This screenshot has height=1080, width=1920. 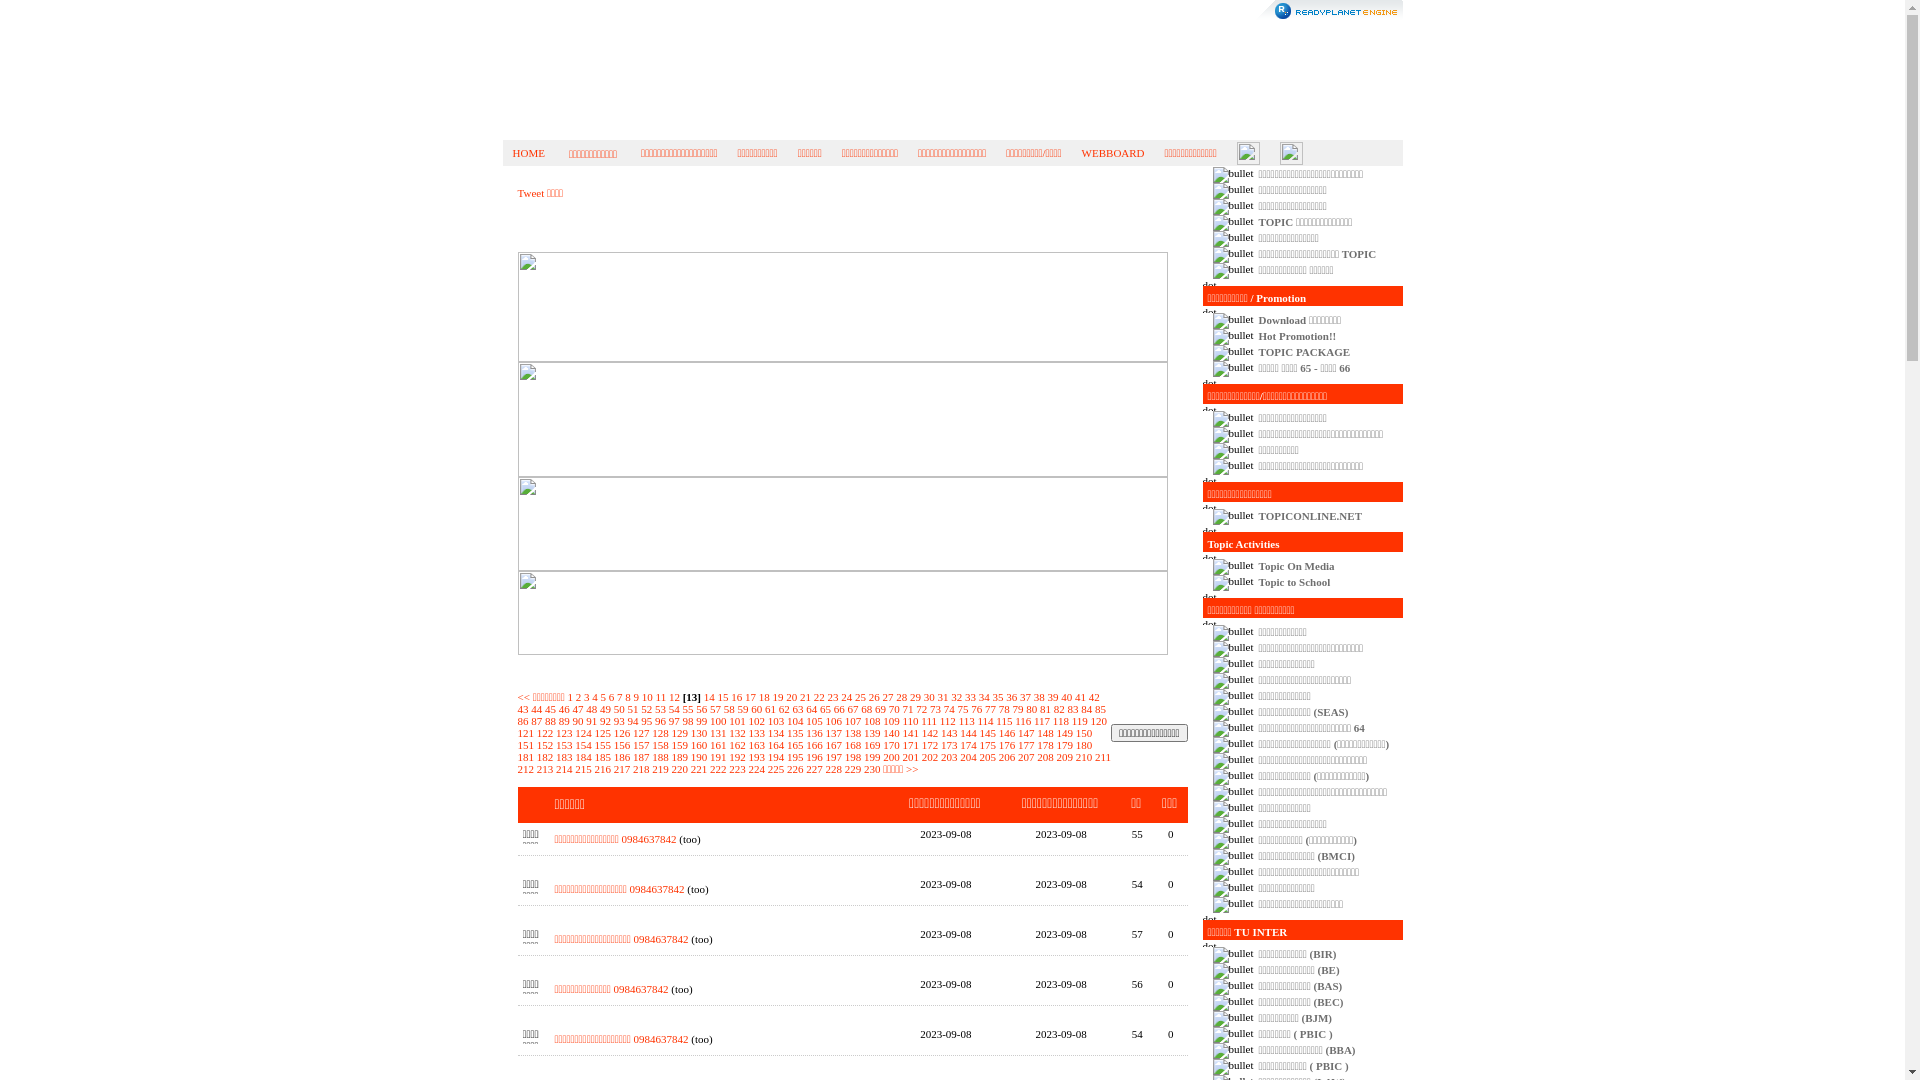 I want to click on 'TOPICONLINE.NET', so click(x=1310, y=515).